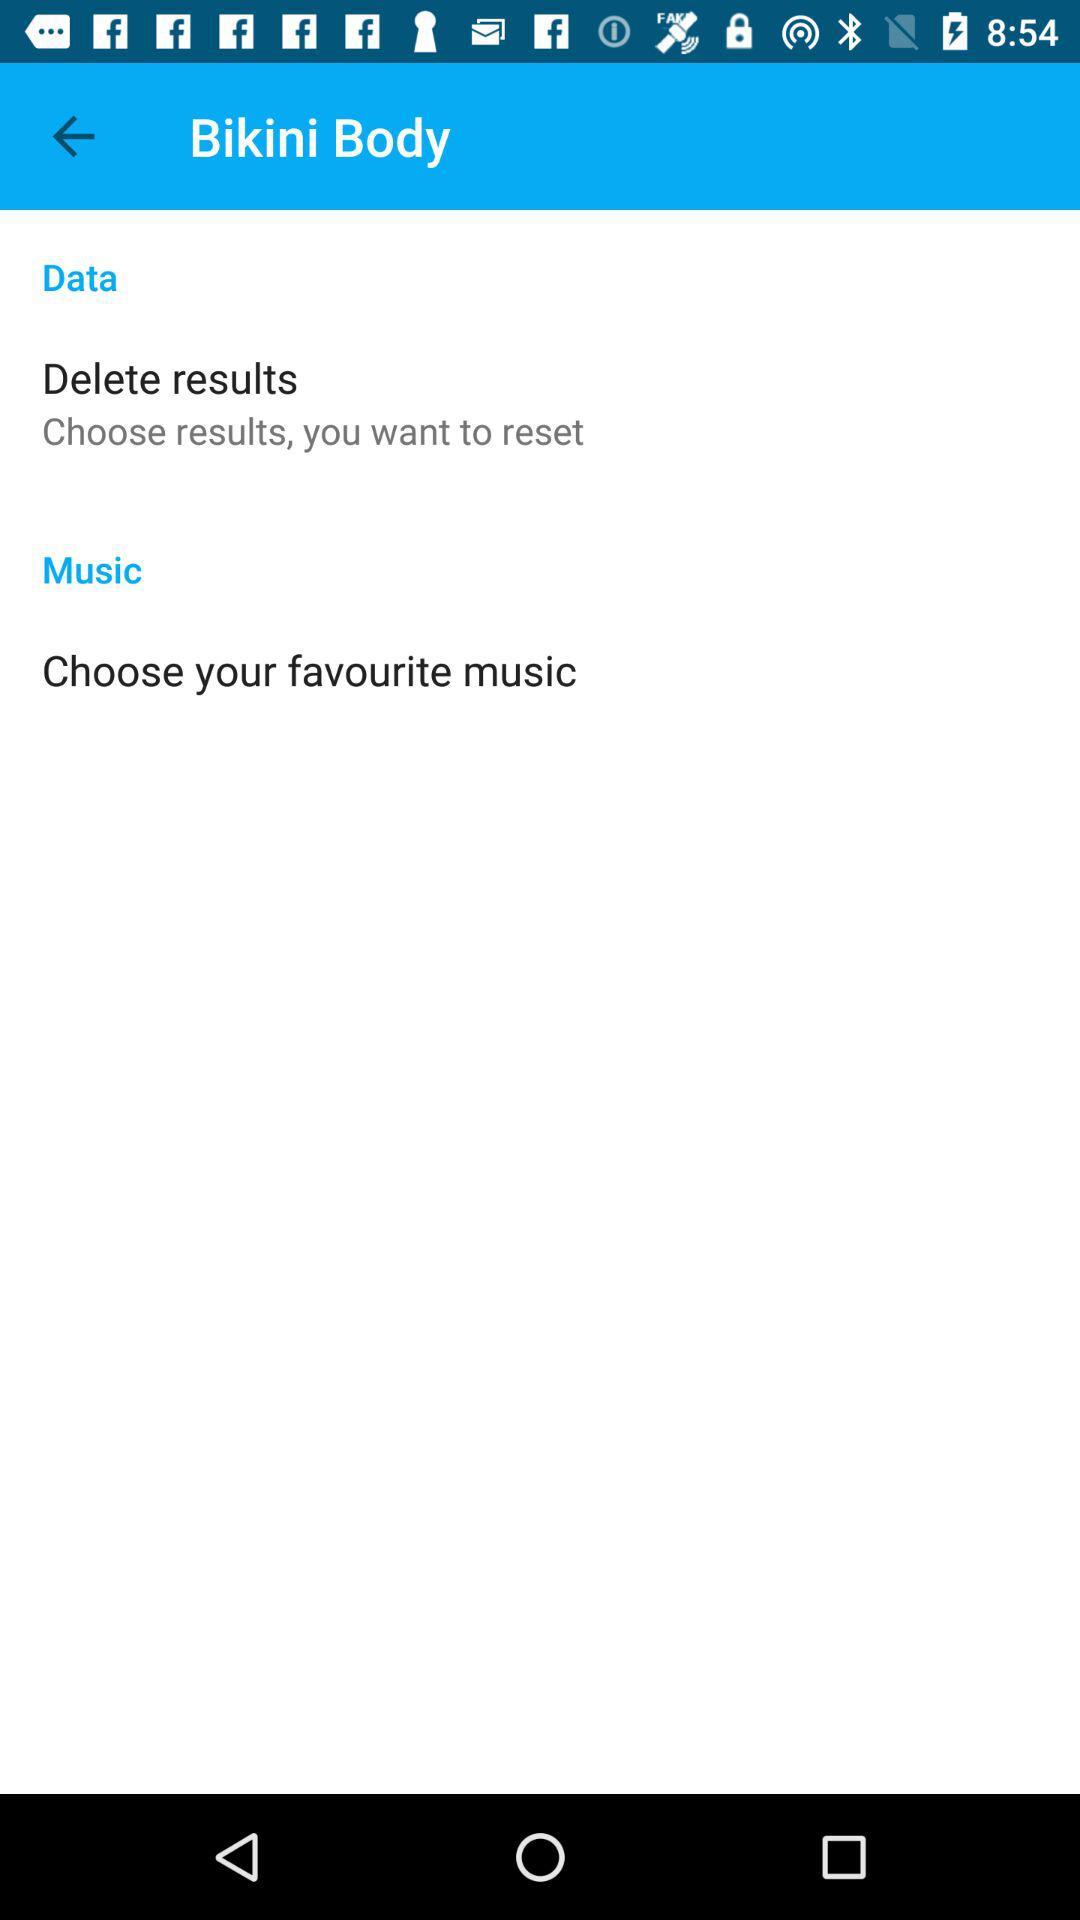 The image size is (1080, 1920). What do you see at coordinates (72, 135) in the screenshot?
I see `the app to the left of bikini body` at bounding box center [72, 135].